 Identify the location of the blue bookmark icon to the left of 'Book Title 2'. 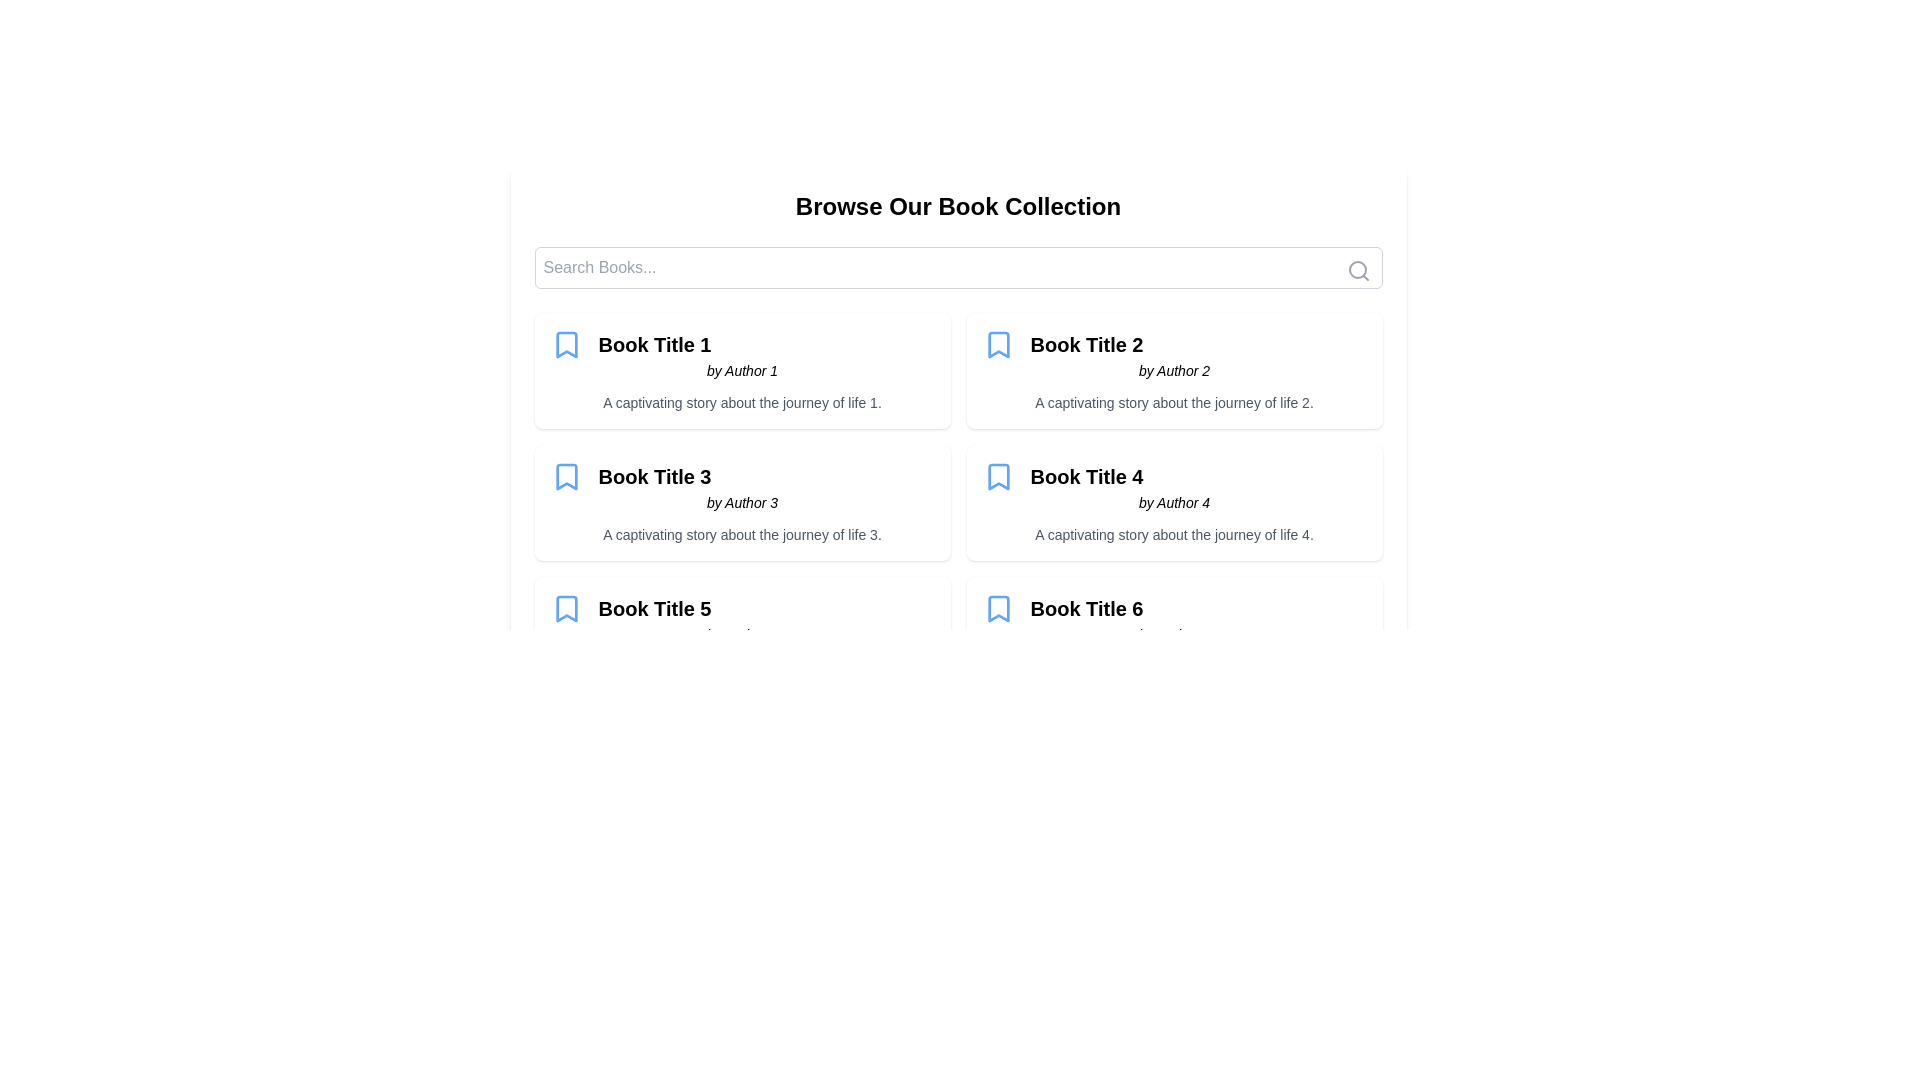
(998, 343).